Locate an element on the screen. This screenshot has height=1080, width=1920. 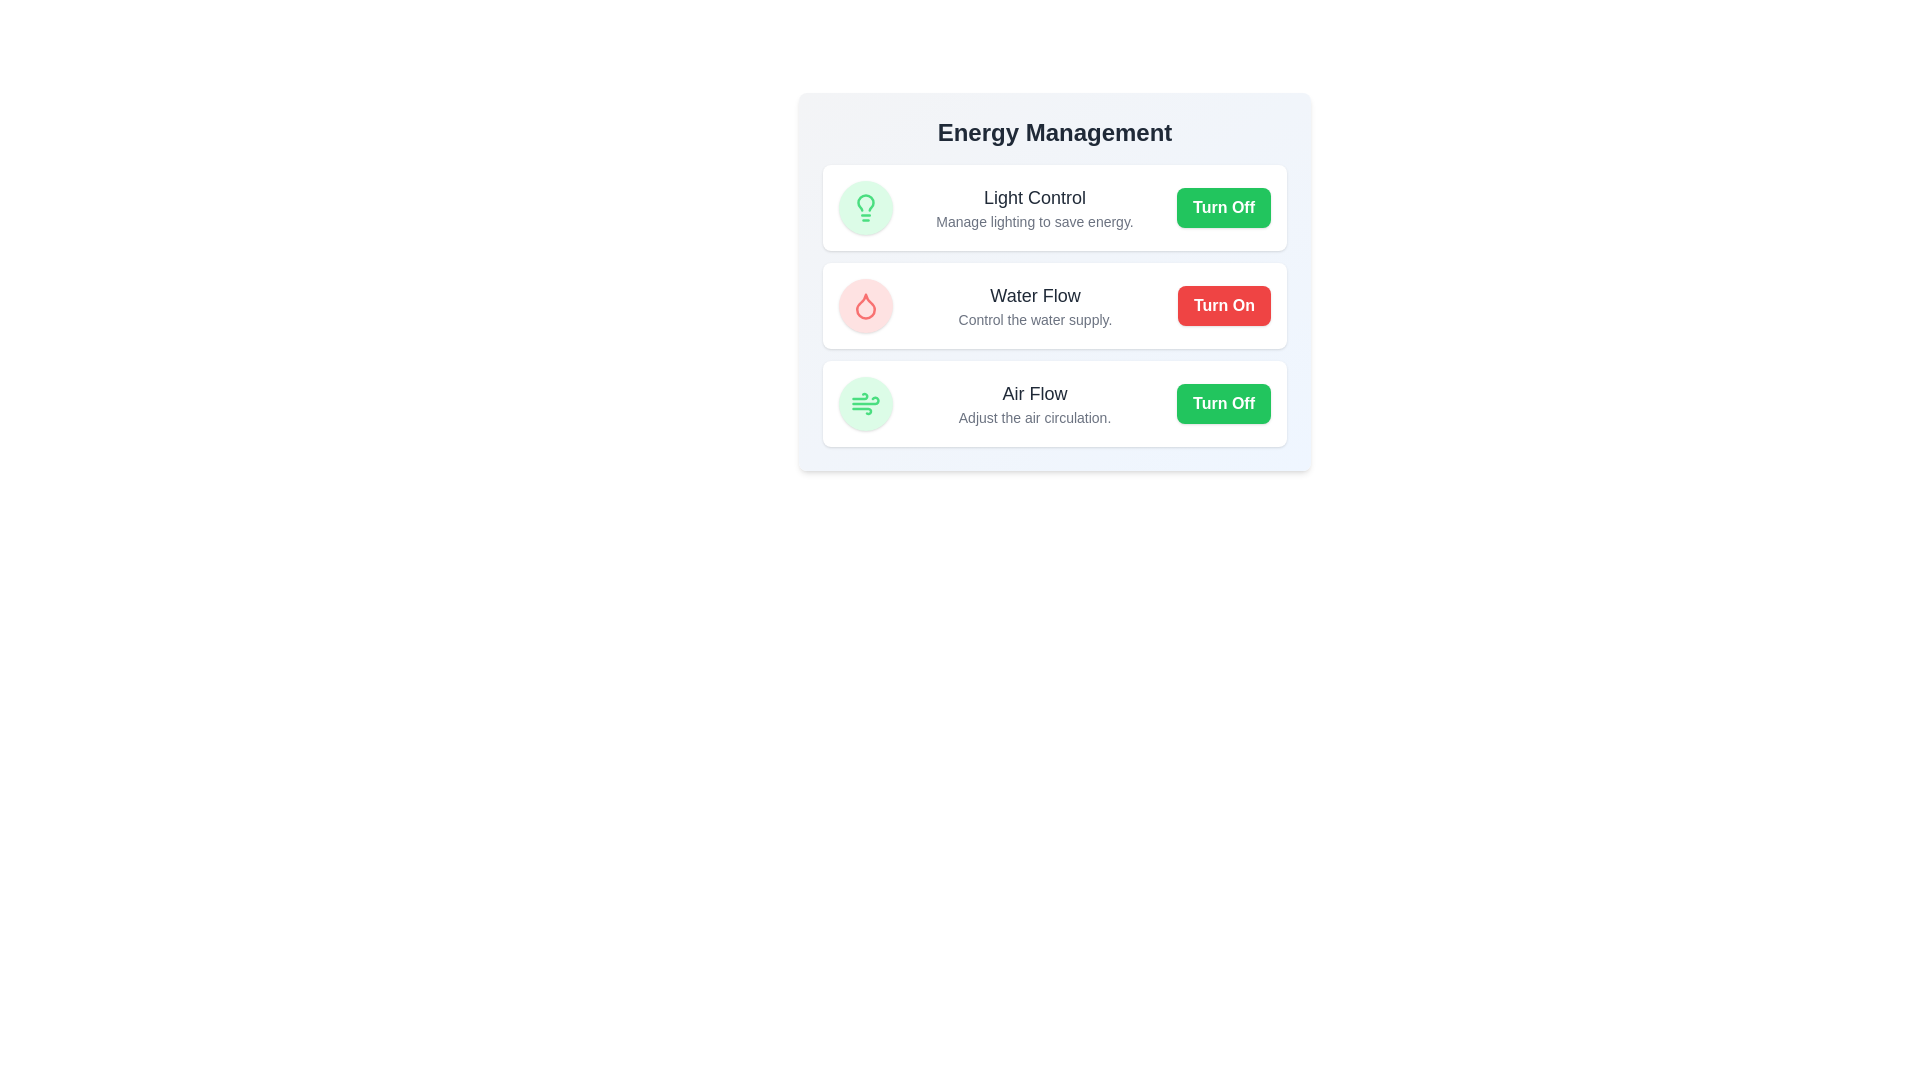
the text label that reads 'Manage lighting to save energy.' which is styled with a small font size and gray color, located below the 'Light Control' section is located at coordinates (1035, 222).